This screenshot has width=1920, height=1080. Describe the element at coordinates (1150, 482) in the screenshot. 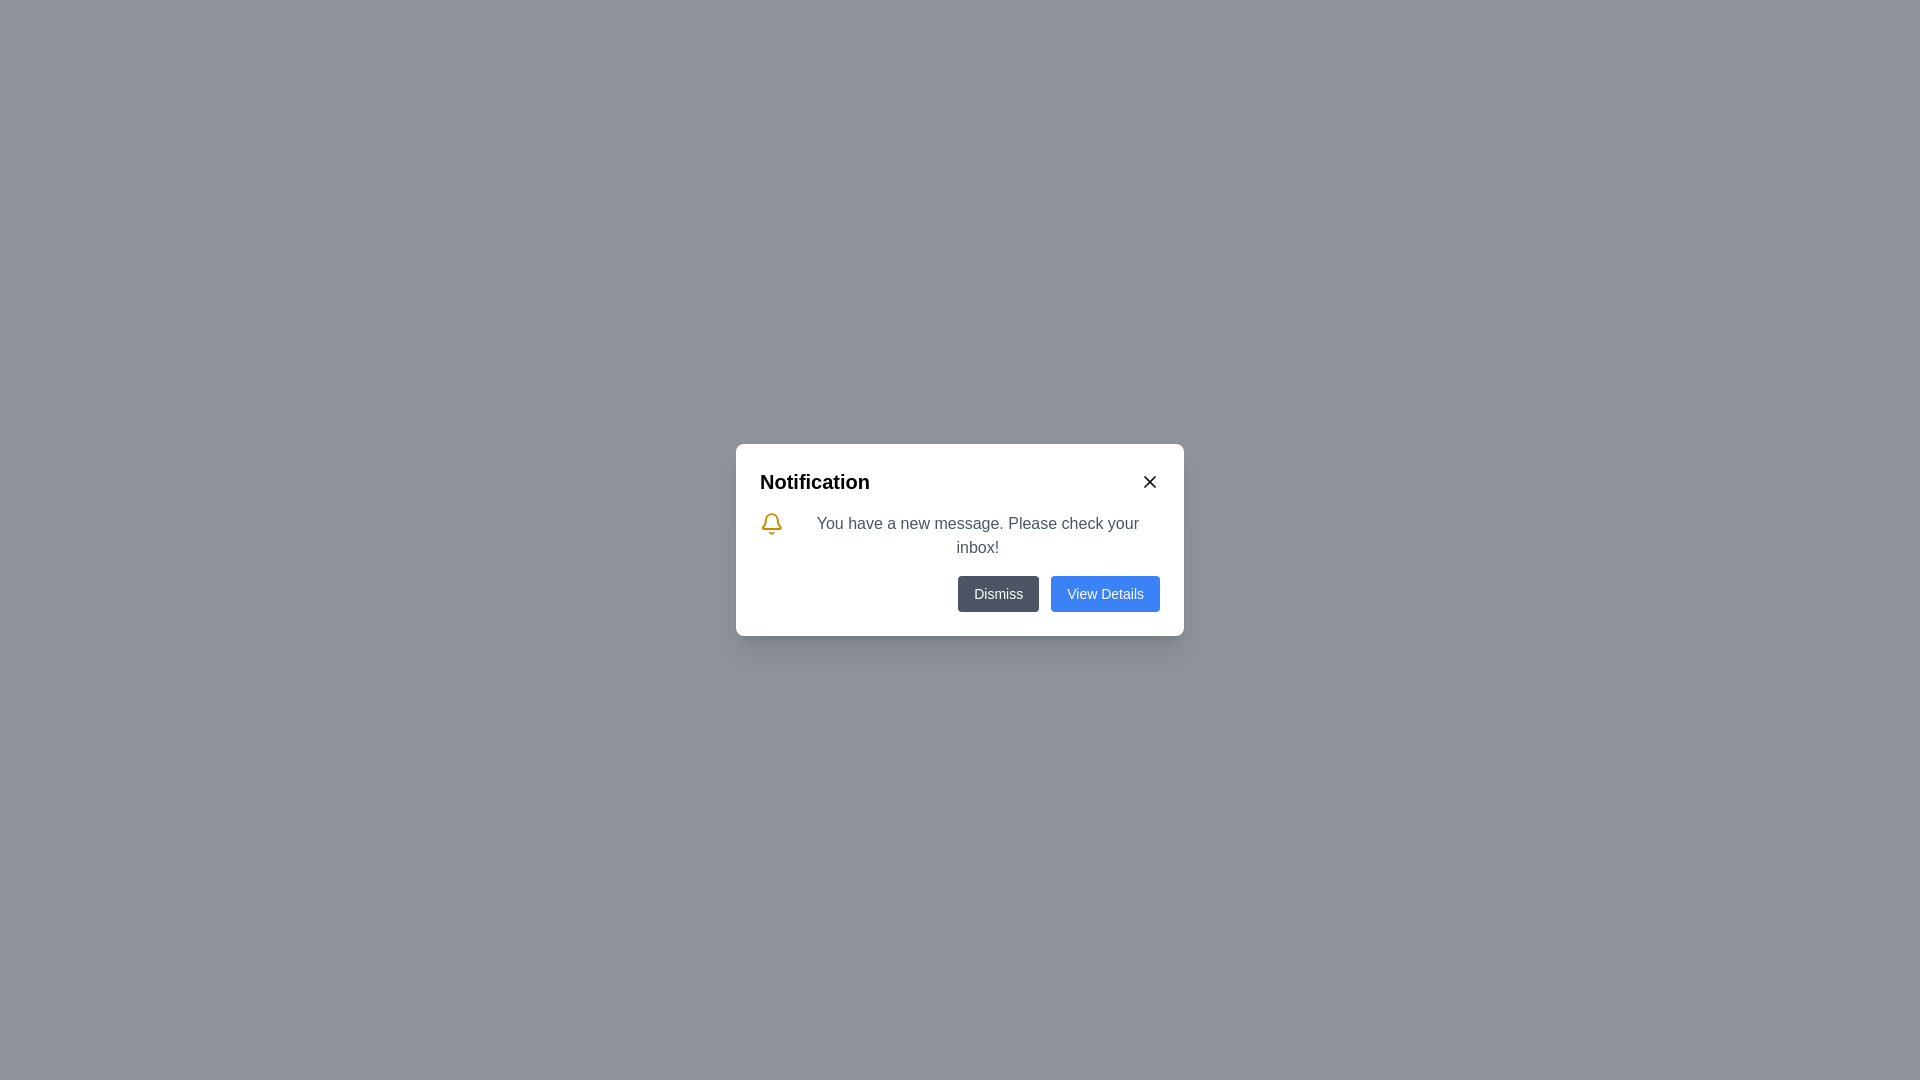

I see `the Close/Dismiss button styled as an SVG graphic located at the top-right corner of the notification box` at that location.